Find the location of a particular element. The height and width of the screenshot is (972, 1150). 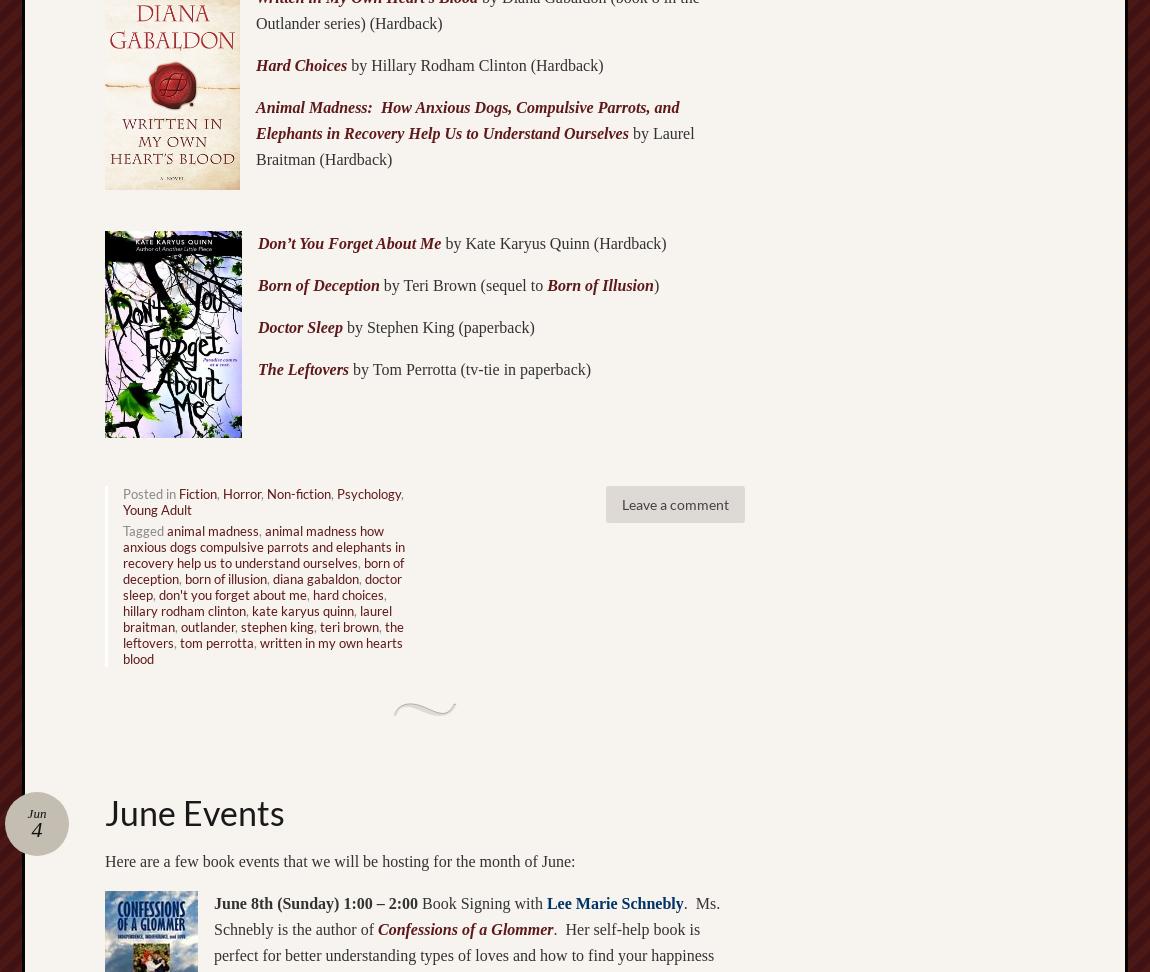

')' is located at coordinates (654, 284).